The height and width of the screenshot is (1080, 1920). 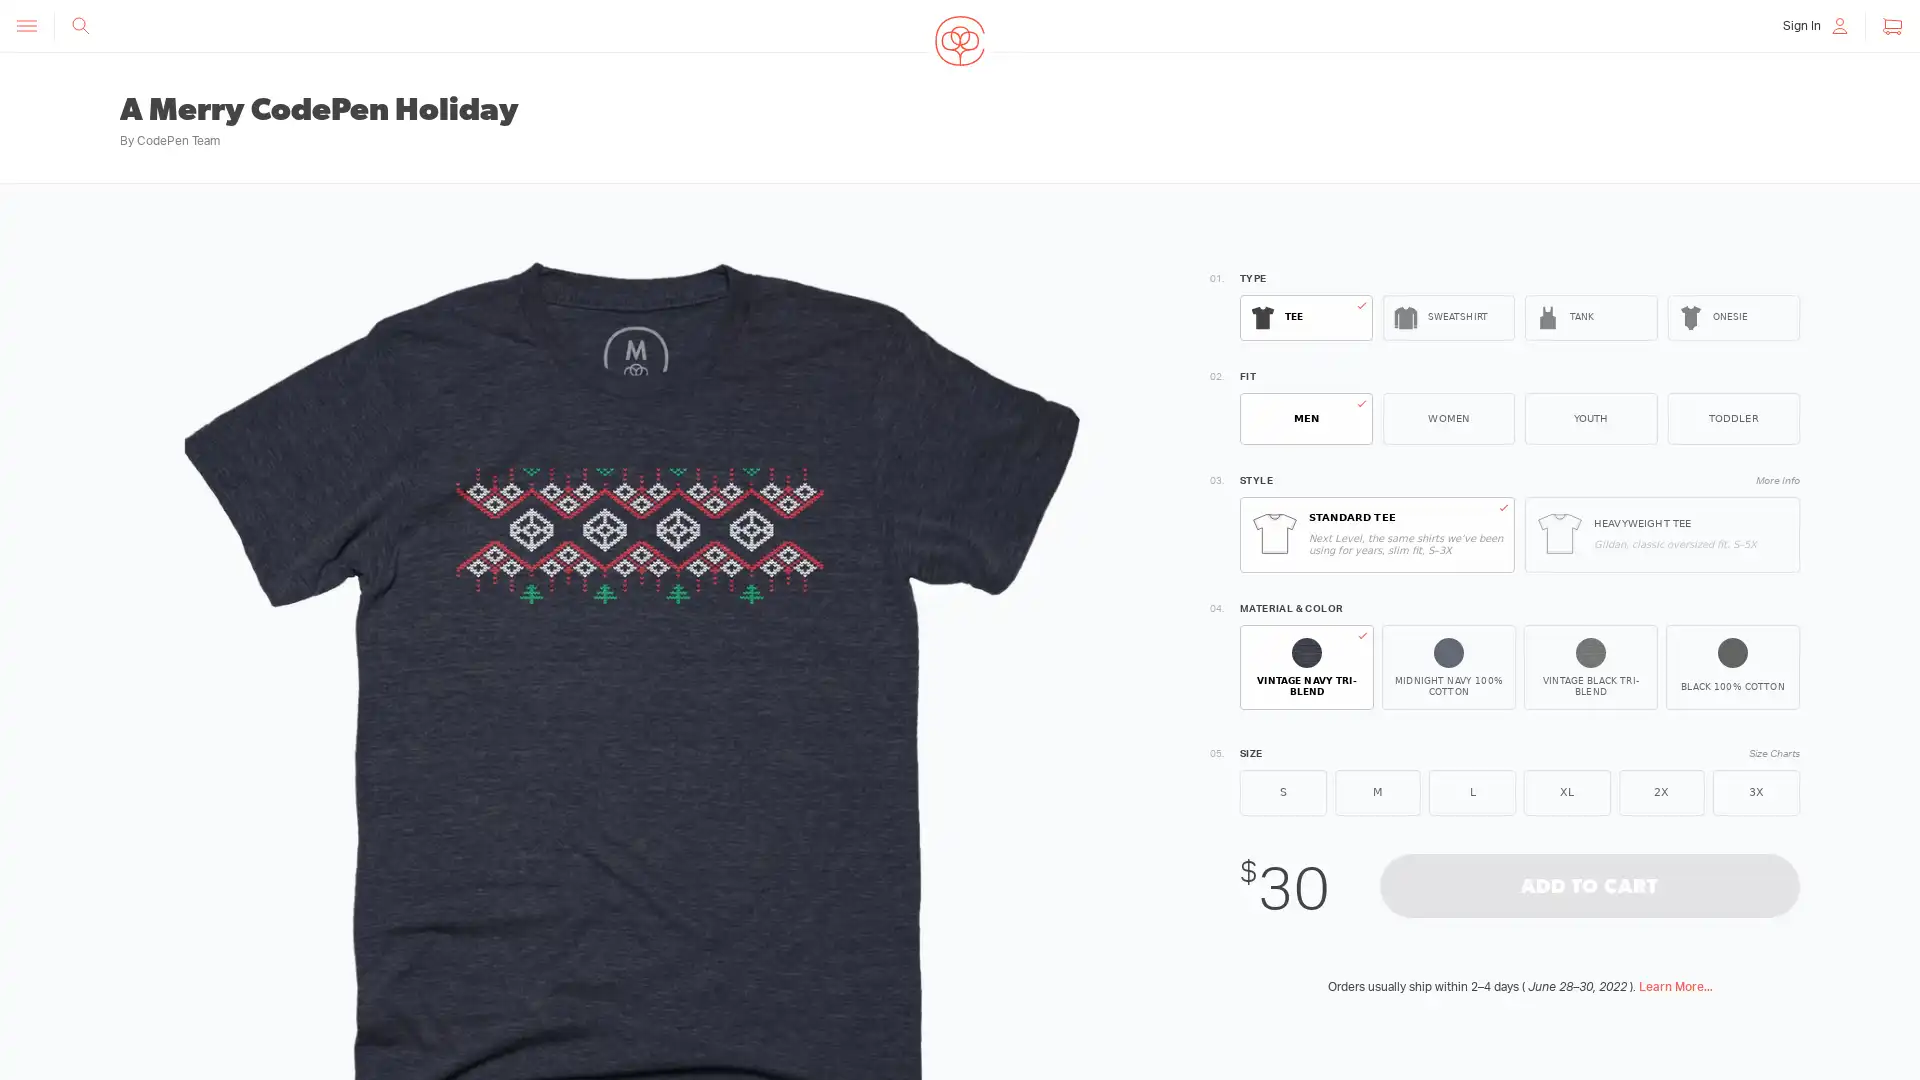 What do you see at coordinates (1449, 667) in the screenshot?
I see `MIDNIGHT NAVY 100% COTTON` at bounding box center [1449, 667].